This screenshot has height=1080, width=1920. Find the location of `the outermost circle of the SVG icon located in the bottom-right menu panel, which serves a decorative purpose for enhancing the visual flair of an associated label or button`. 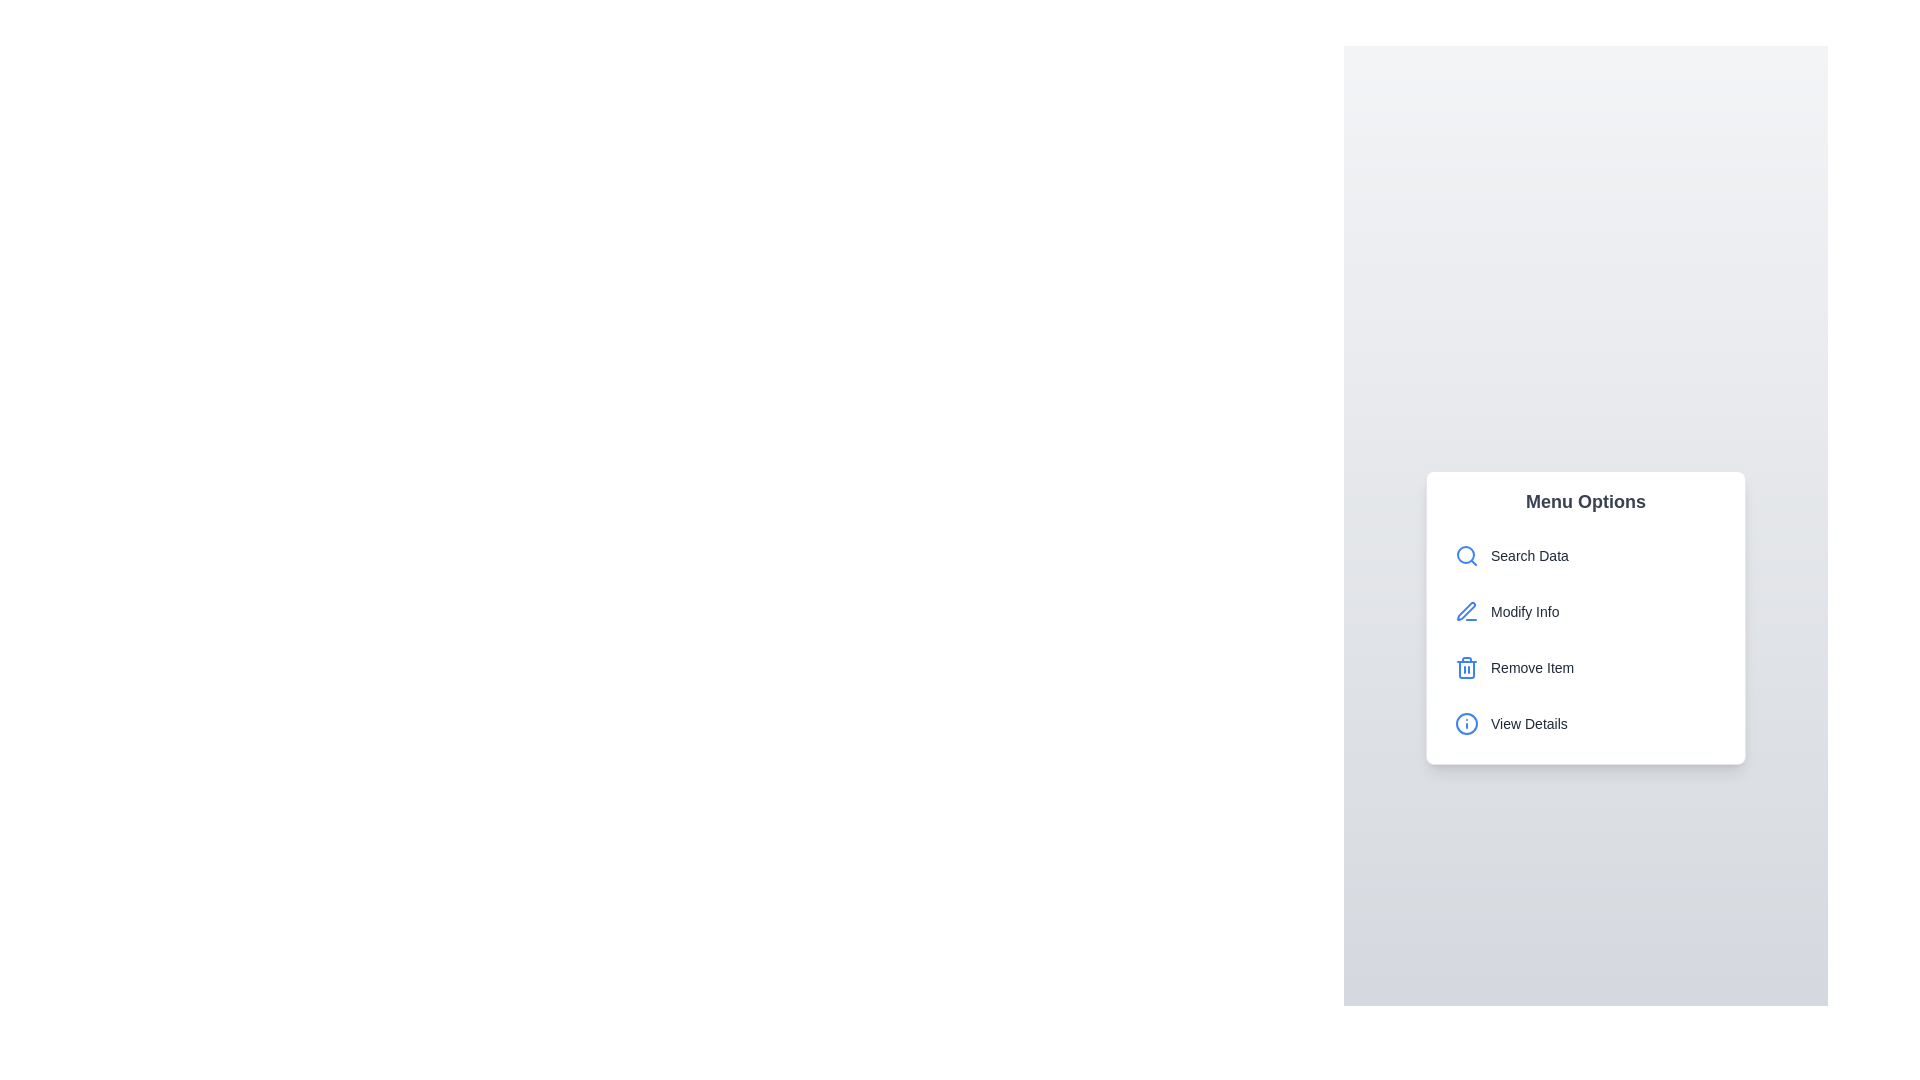

the outermost circle of the SVG icon located in the bottom-right menu panel, which serves a decorative purpose for enhancing the visual flair of an associated label or button is located at coordinates (1467, 724).